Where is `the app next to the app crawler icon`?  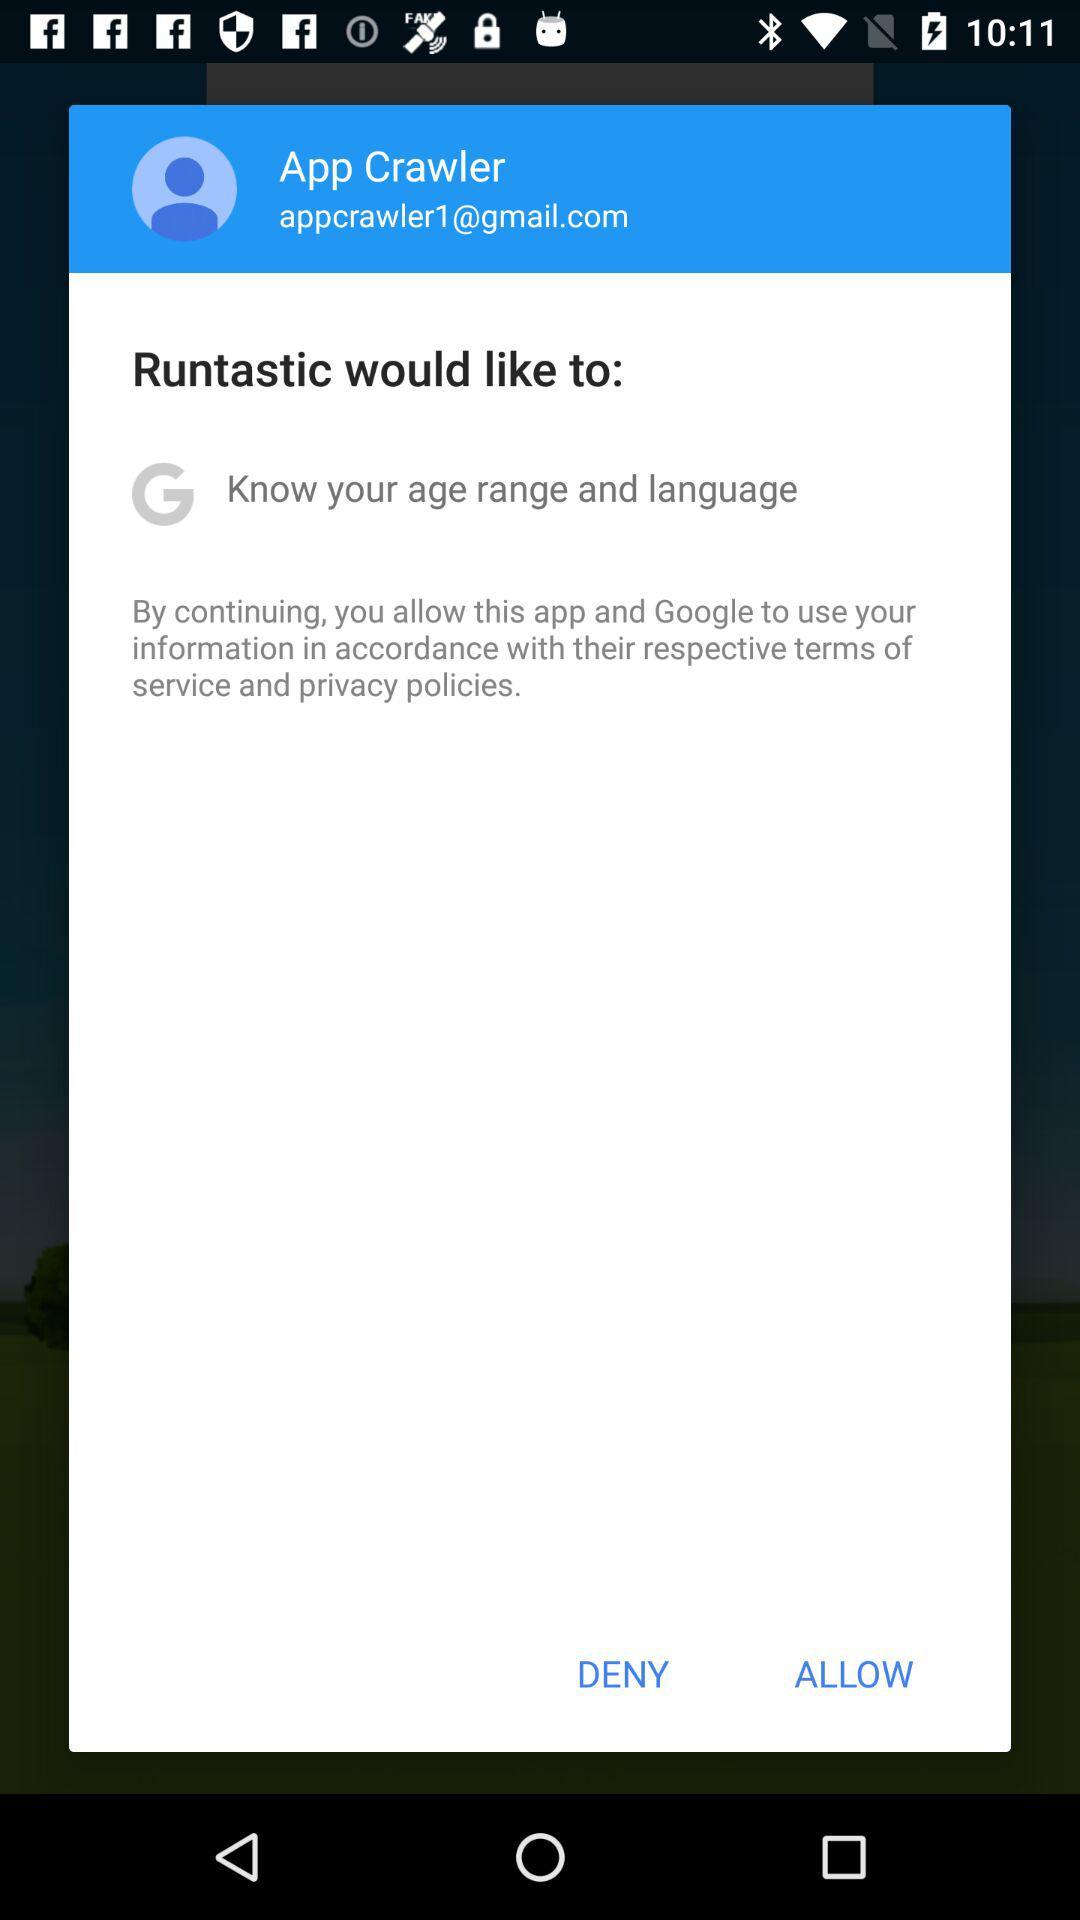 the app next to the app crawler icon is located at coordinates (184, 188).